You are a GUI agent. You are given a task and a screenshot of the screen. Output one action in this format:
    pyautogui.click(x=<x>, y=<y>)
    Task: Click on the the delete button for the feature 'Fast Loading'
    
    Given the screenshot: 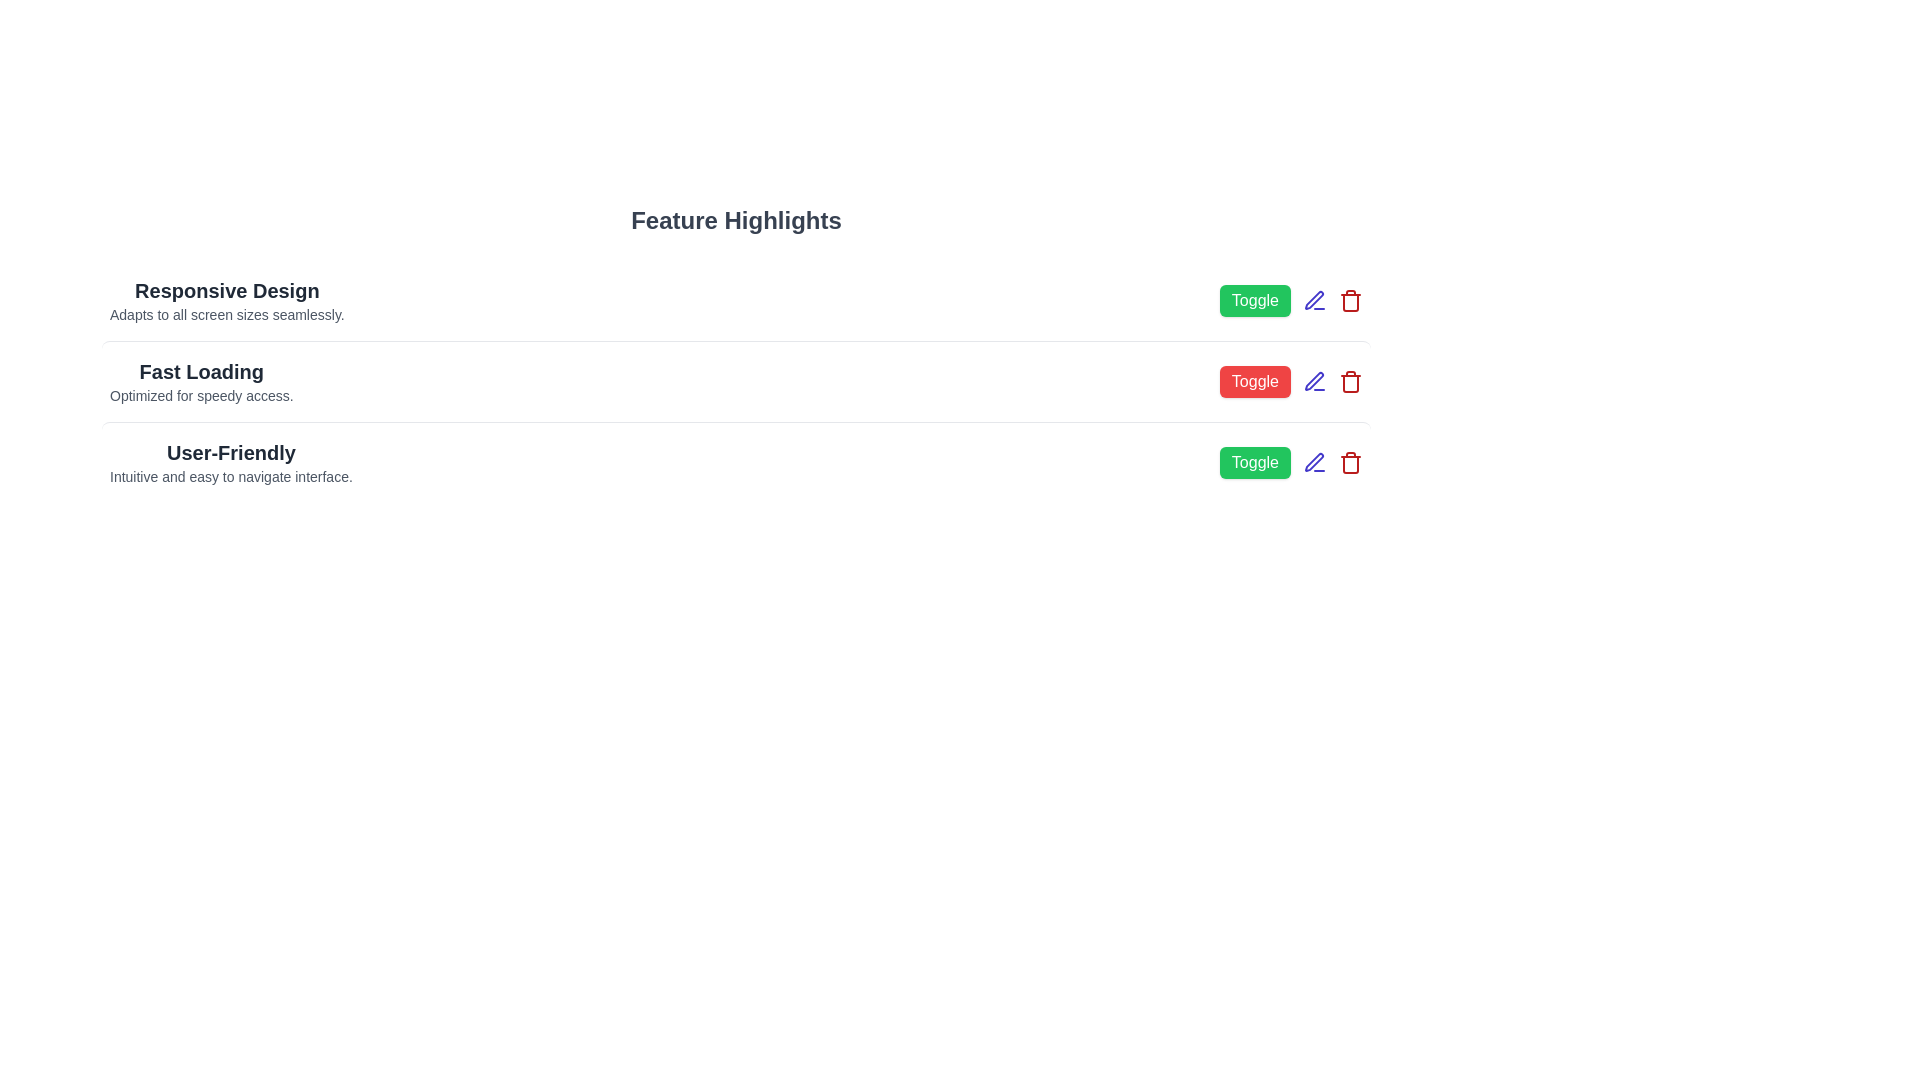 What is the action you would take?
    pyautogui.click(x=1350, y=381)
    